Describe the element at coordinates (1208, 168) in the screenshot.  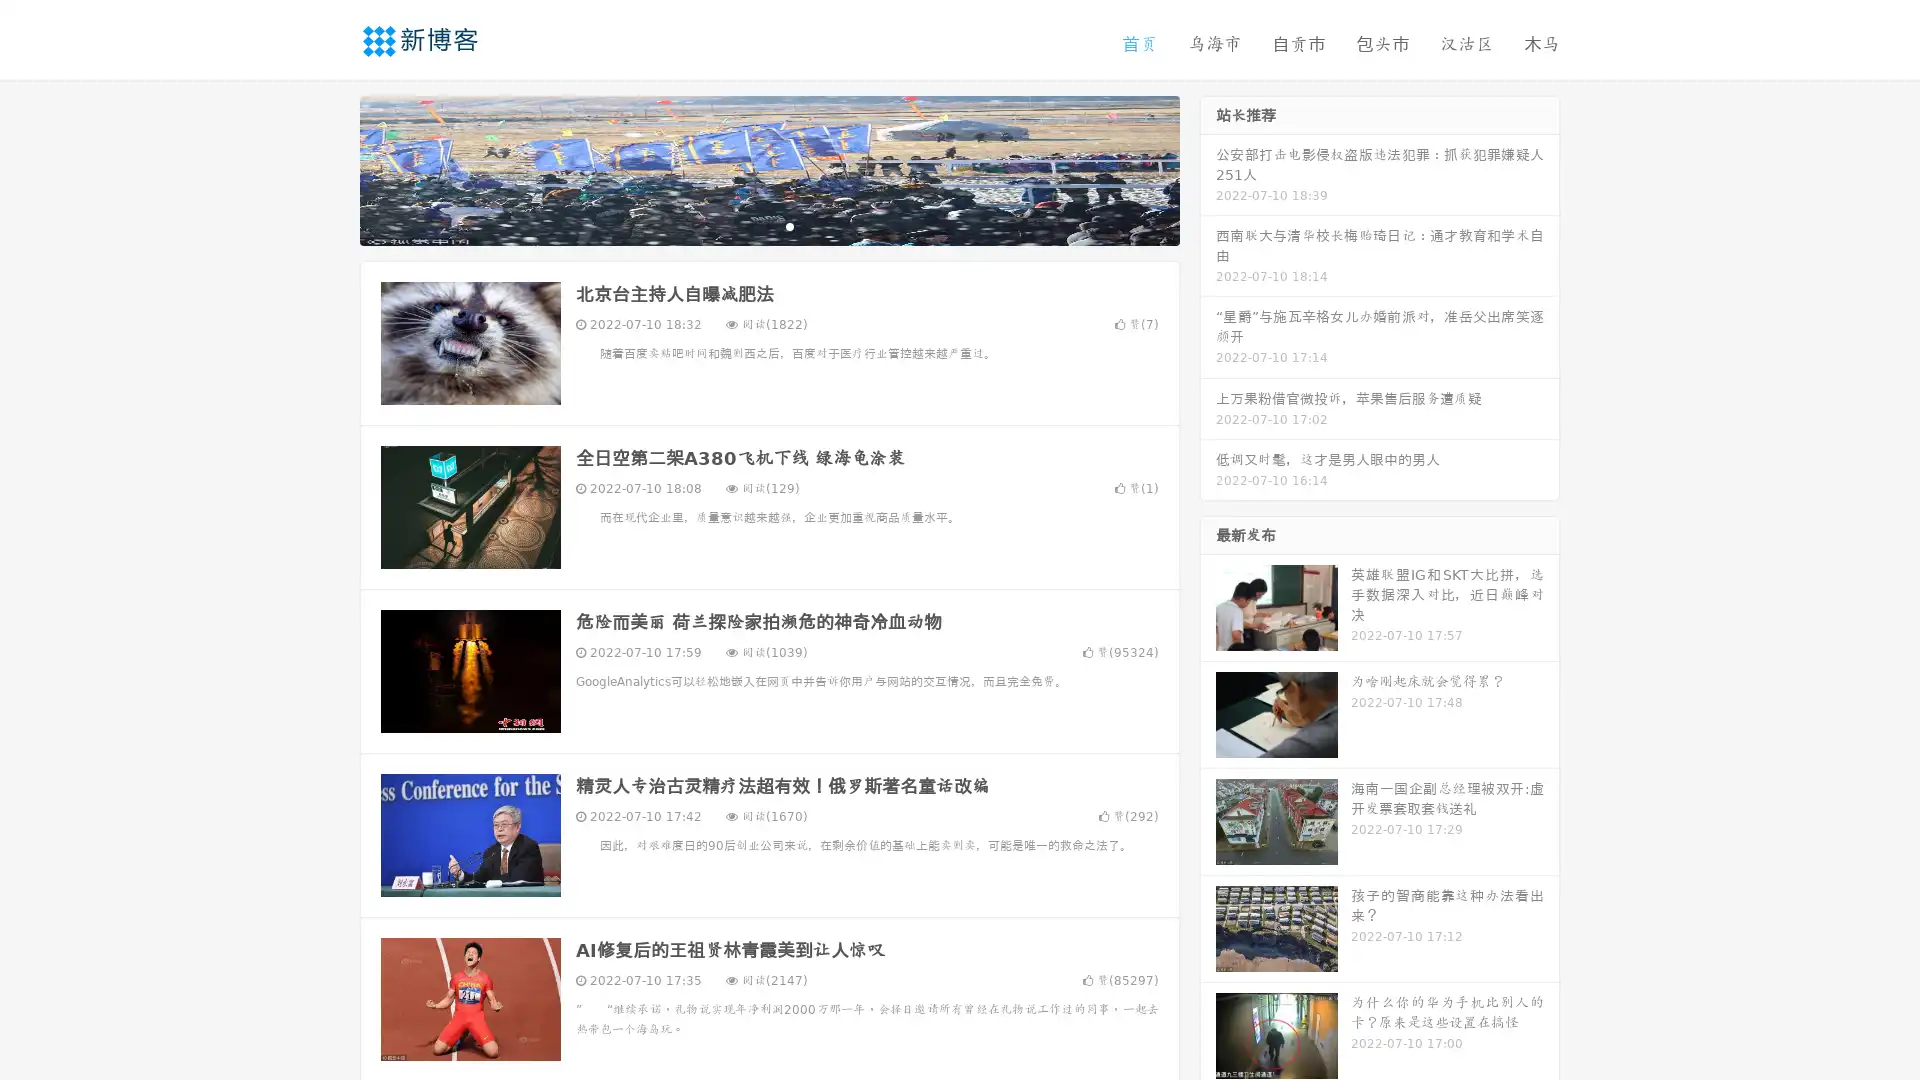
I see `Next slide` at that location.